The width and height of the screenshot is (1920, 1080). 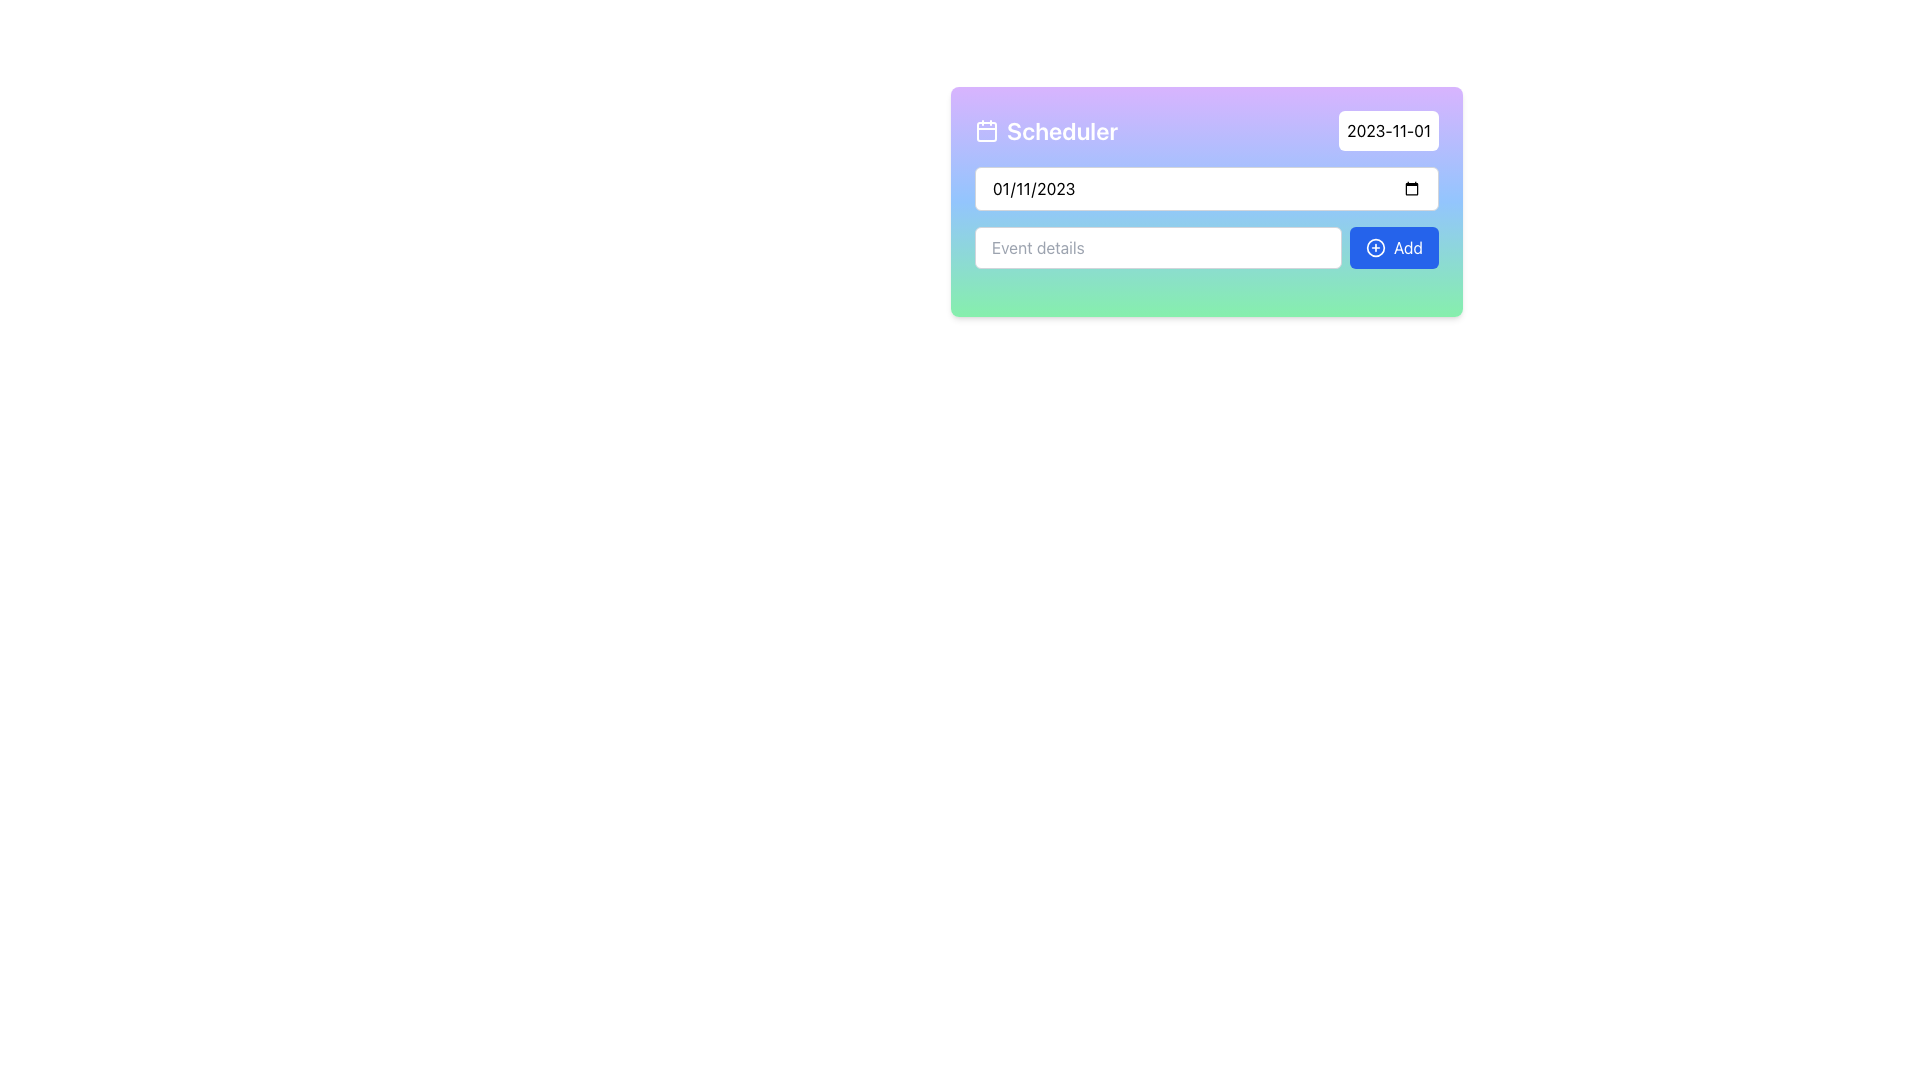 What do you see at coordinates (1375, 246) in the screenshot?
I see `the central circular component of the SVG icon representing a plus symbol inside a circle, which is part of a blue button labeled 'Add' located at the bottom right corner of the form interface` at bounding box center [1375, 246].